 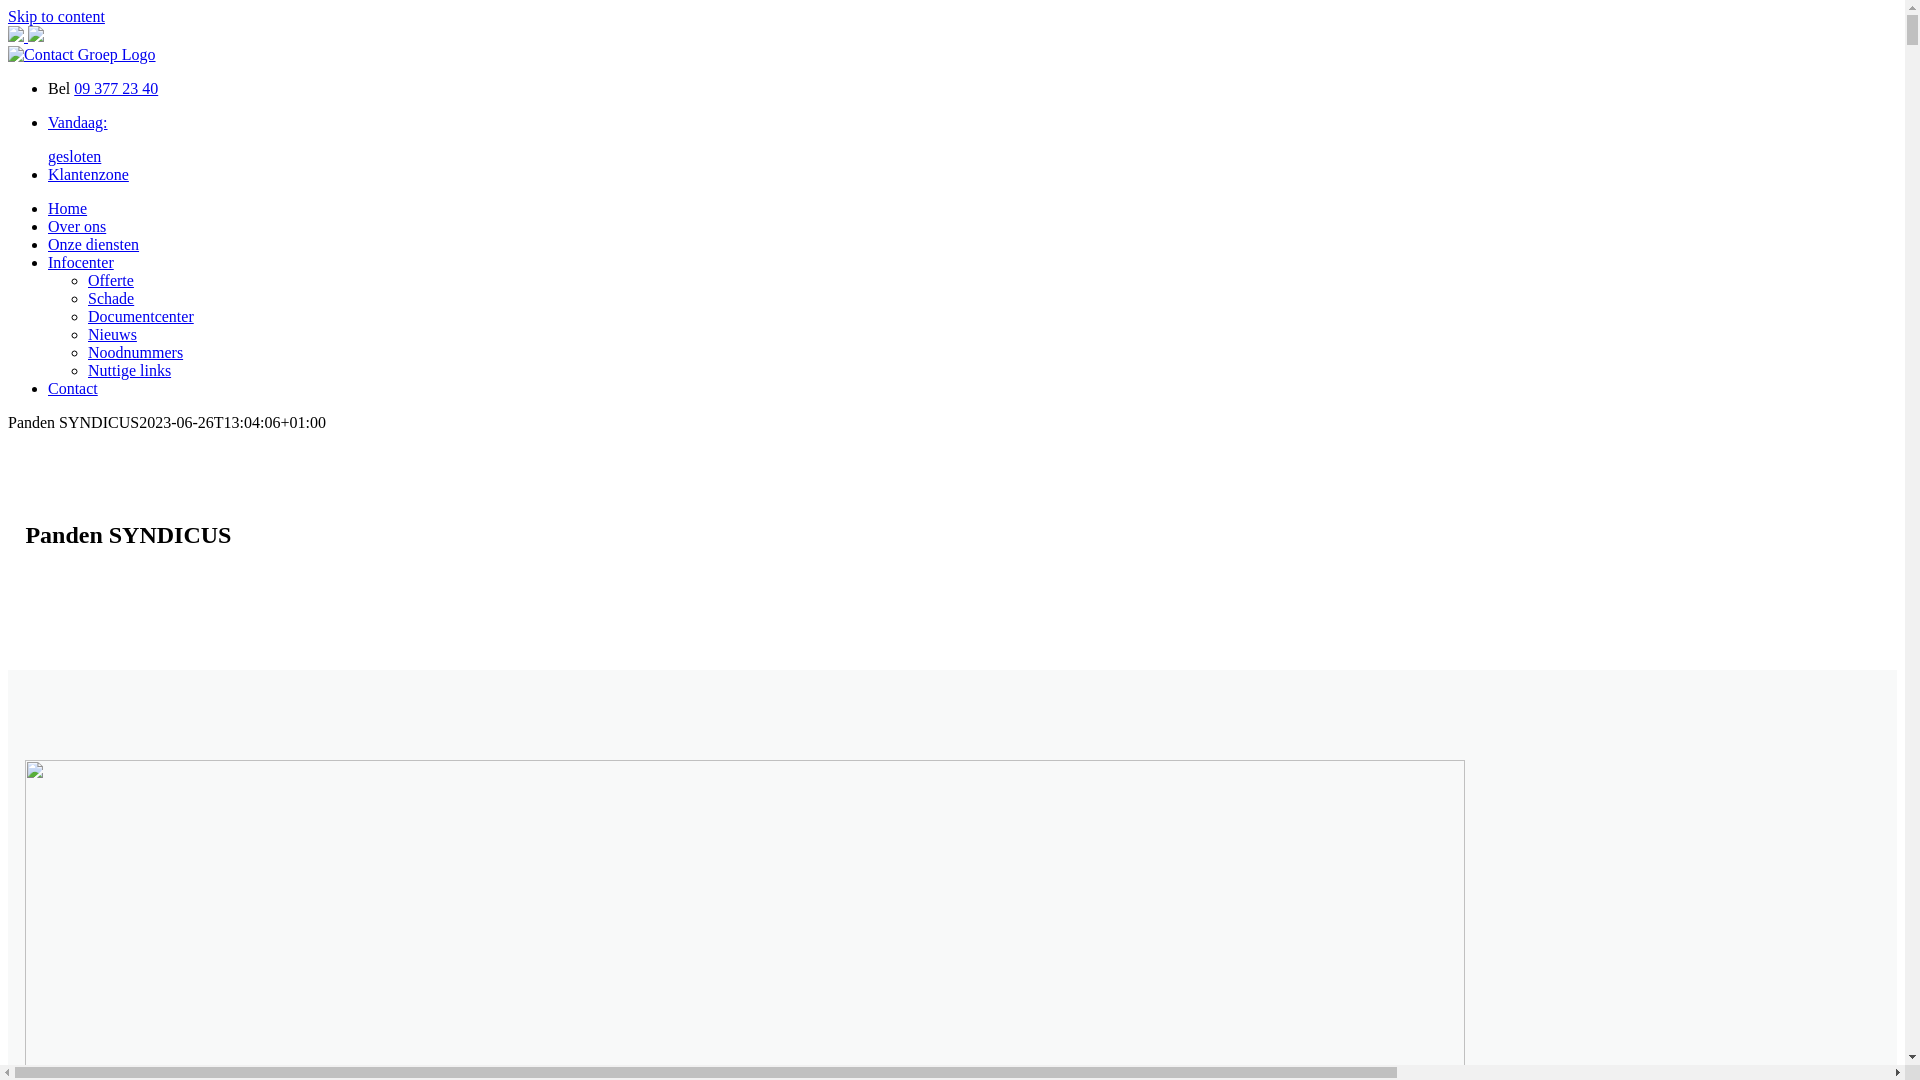 I want to click on 'Noodnummers', so click(x=134, y=351).